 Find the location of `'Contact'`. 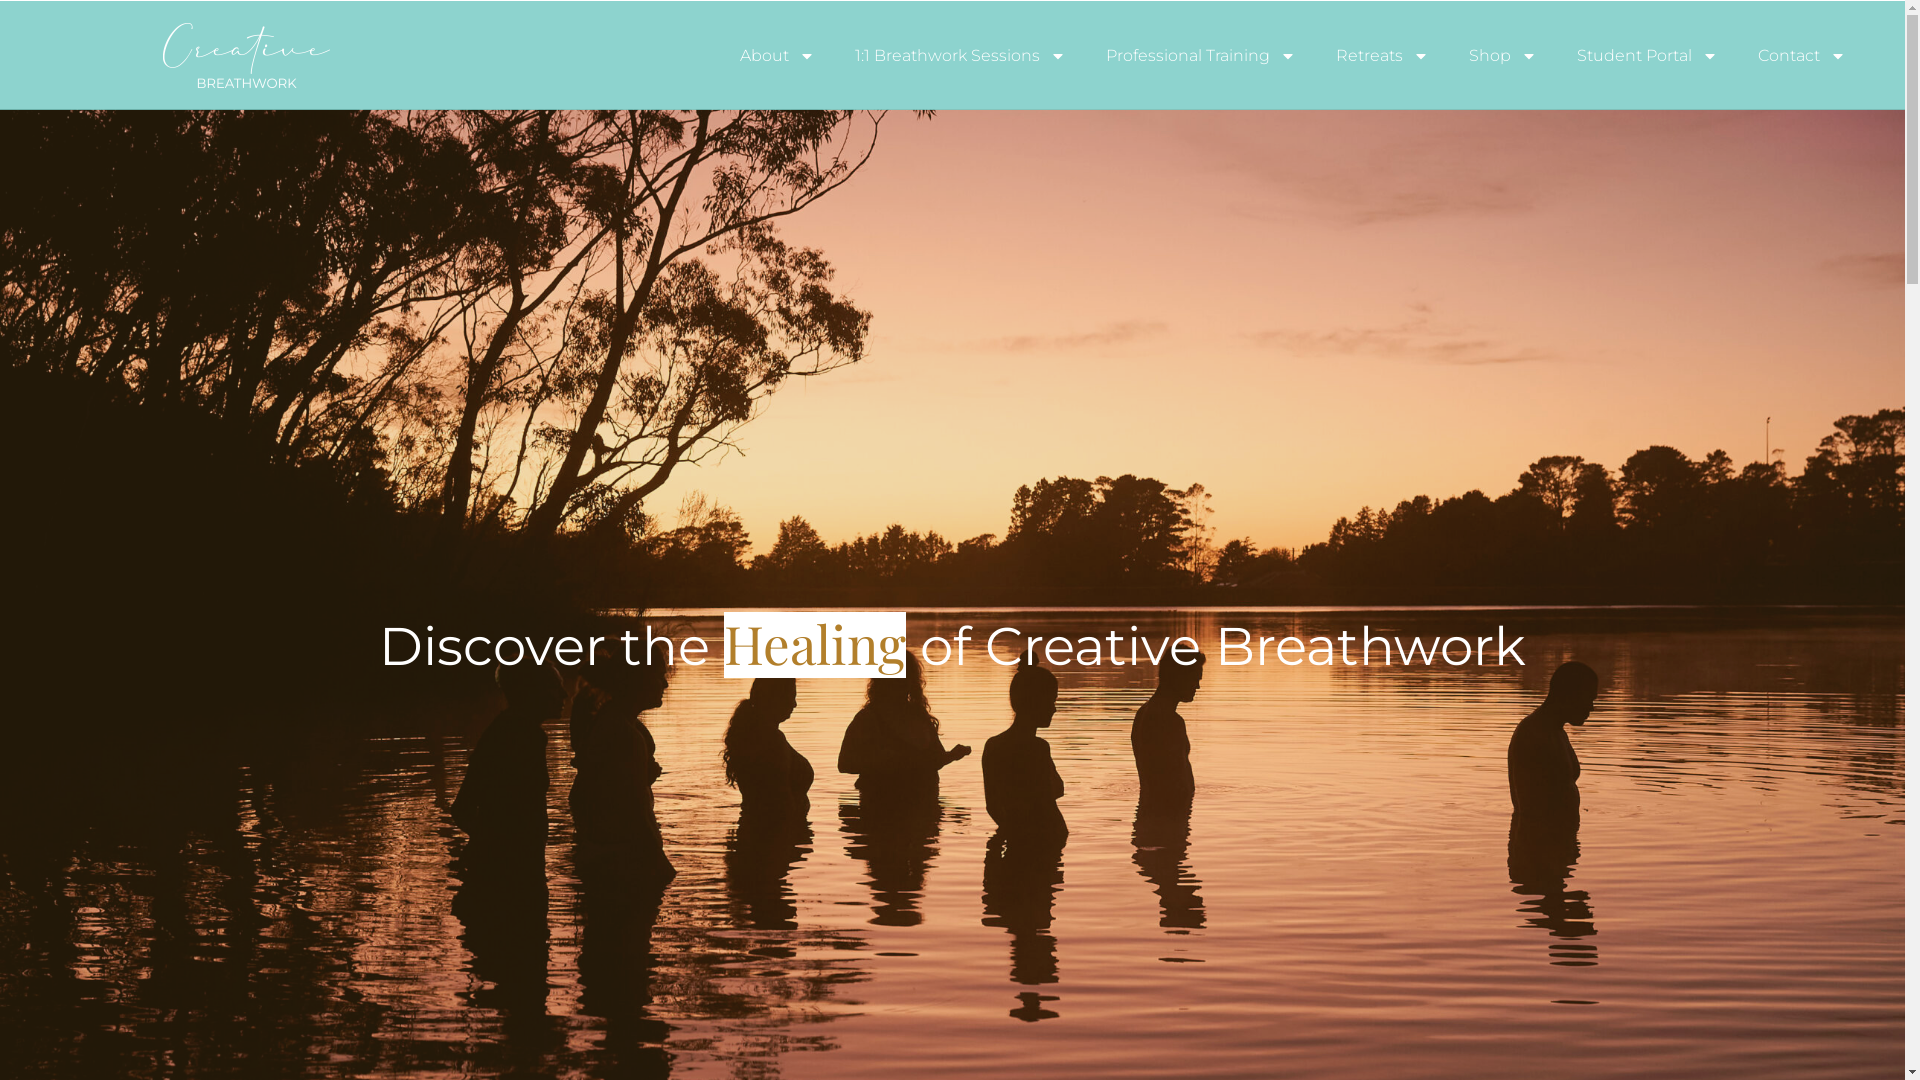

'Contact' is located at coordinates (1736, 53).